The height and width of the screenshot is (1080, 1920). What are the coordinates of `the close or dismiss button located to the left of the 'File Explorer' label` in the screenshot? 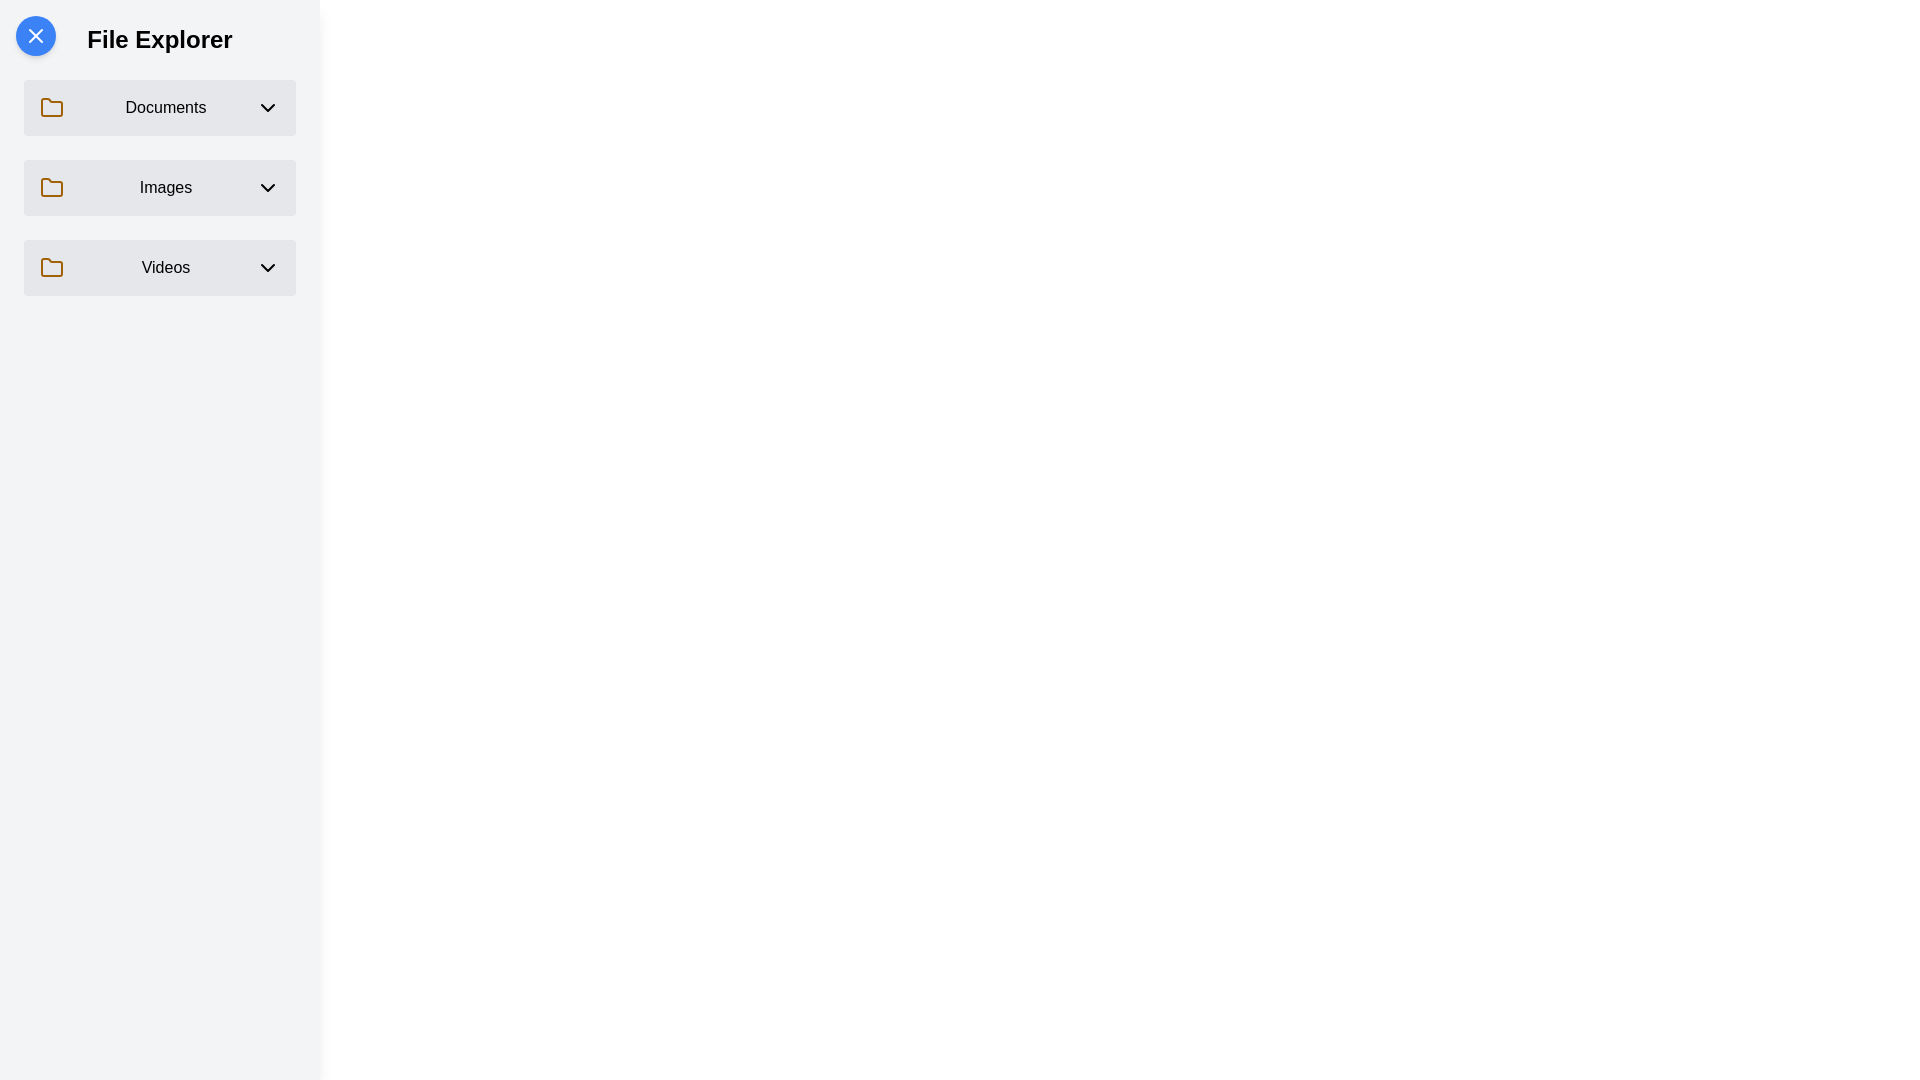 It's located at (35, 35).